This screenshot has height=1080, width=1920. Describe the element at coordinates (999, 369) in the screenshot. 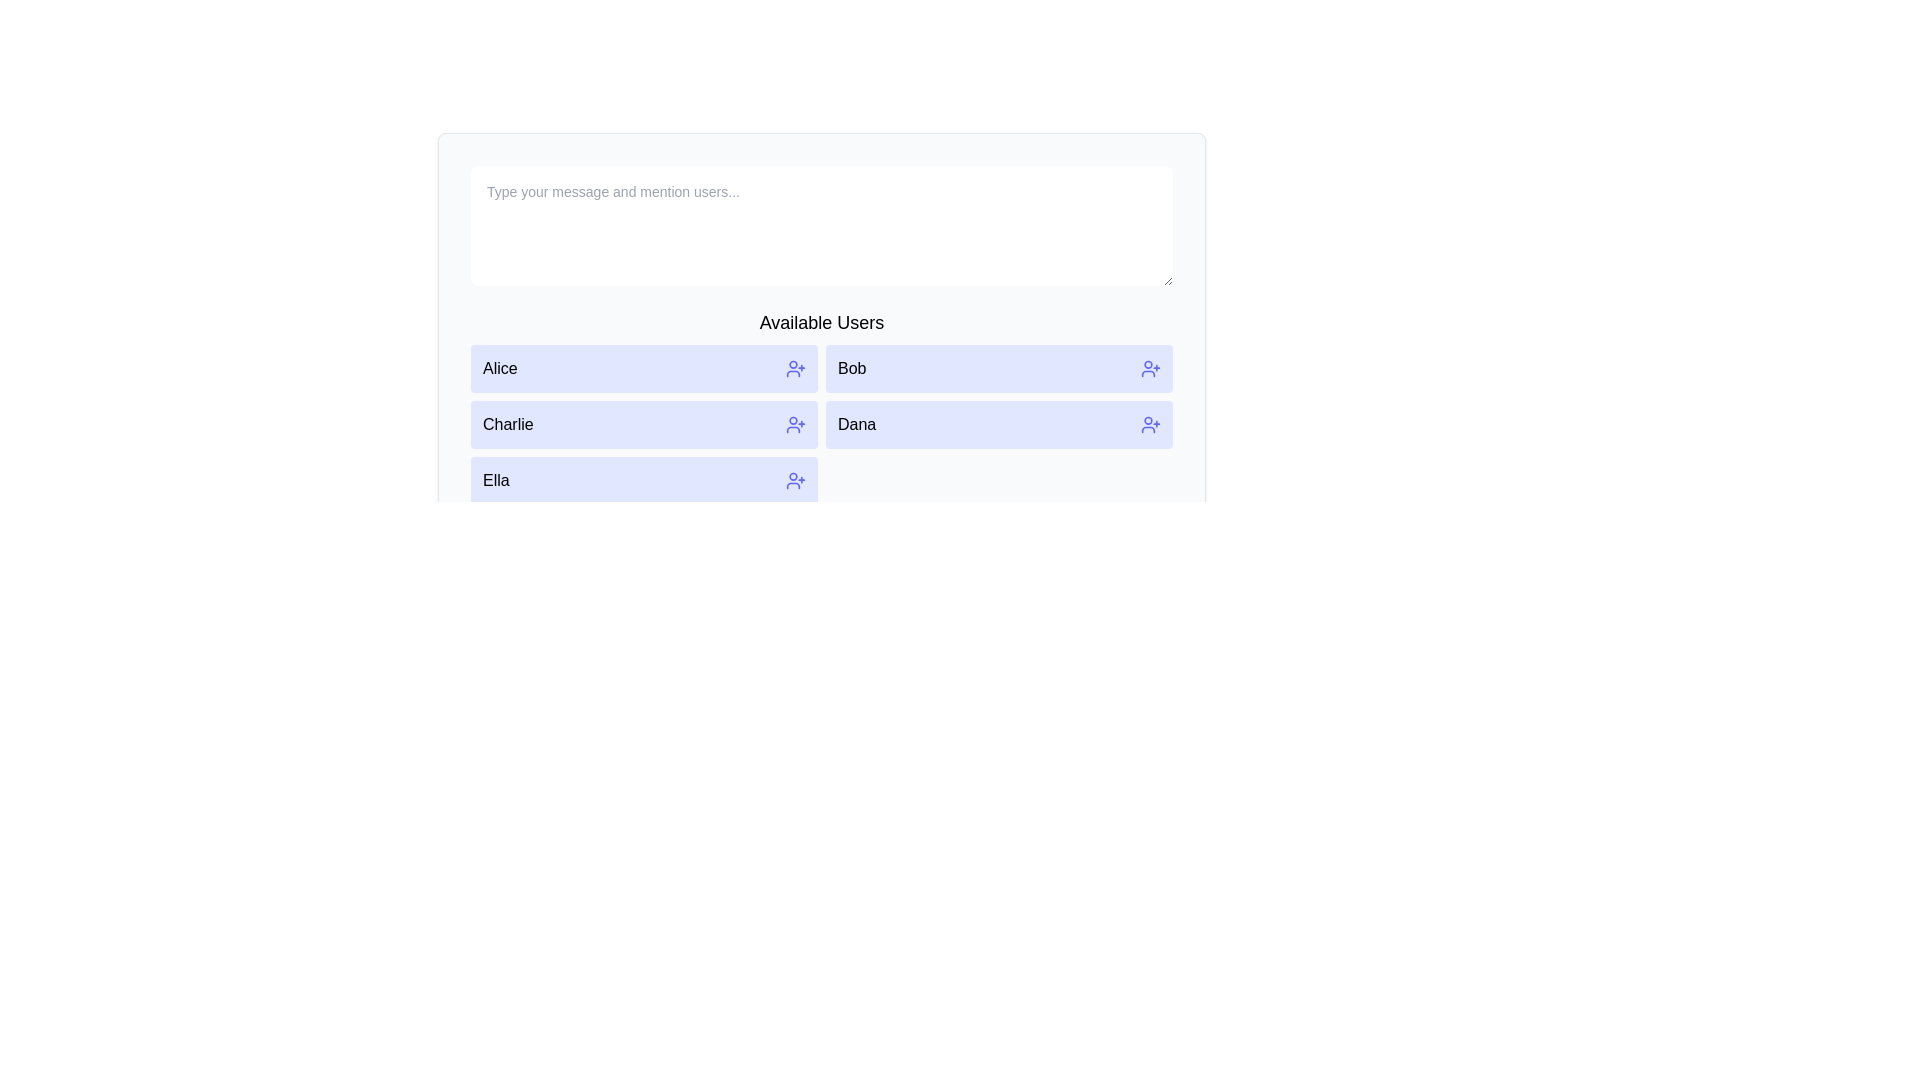

I see `the interactive card representing 'Bob'` at that location.